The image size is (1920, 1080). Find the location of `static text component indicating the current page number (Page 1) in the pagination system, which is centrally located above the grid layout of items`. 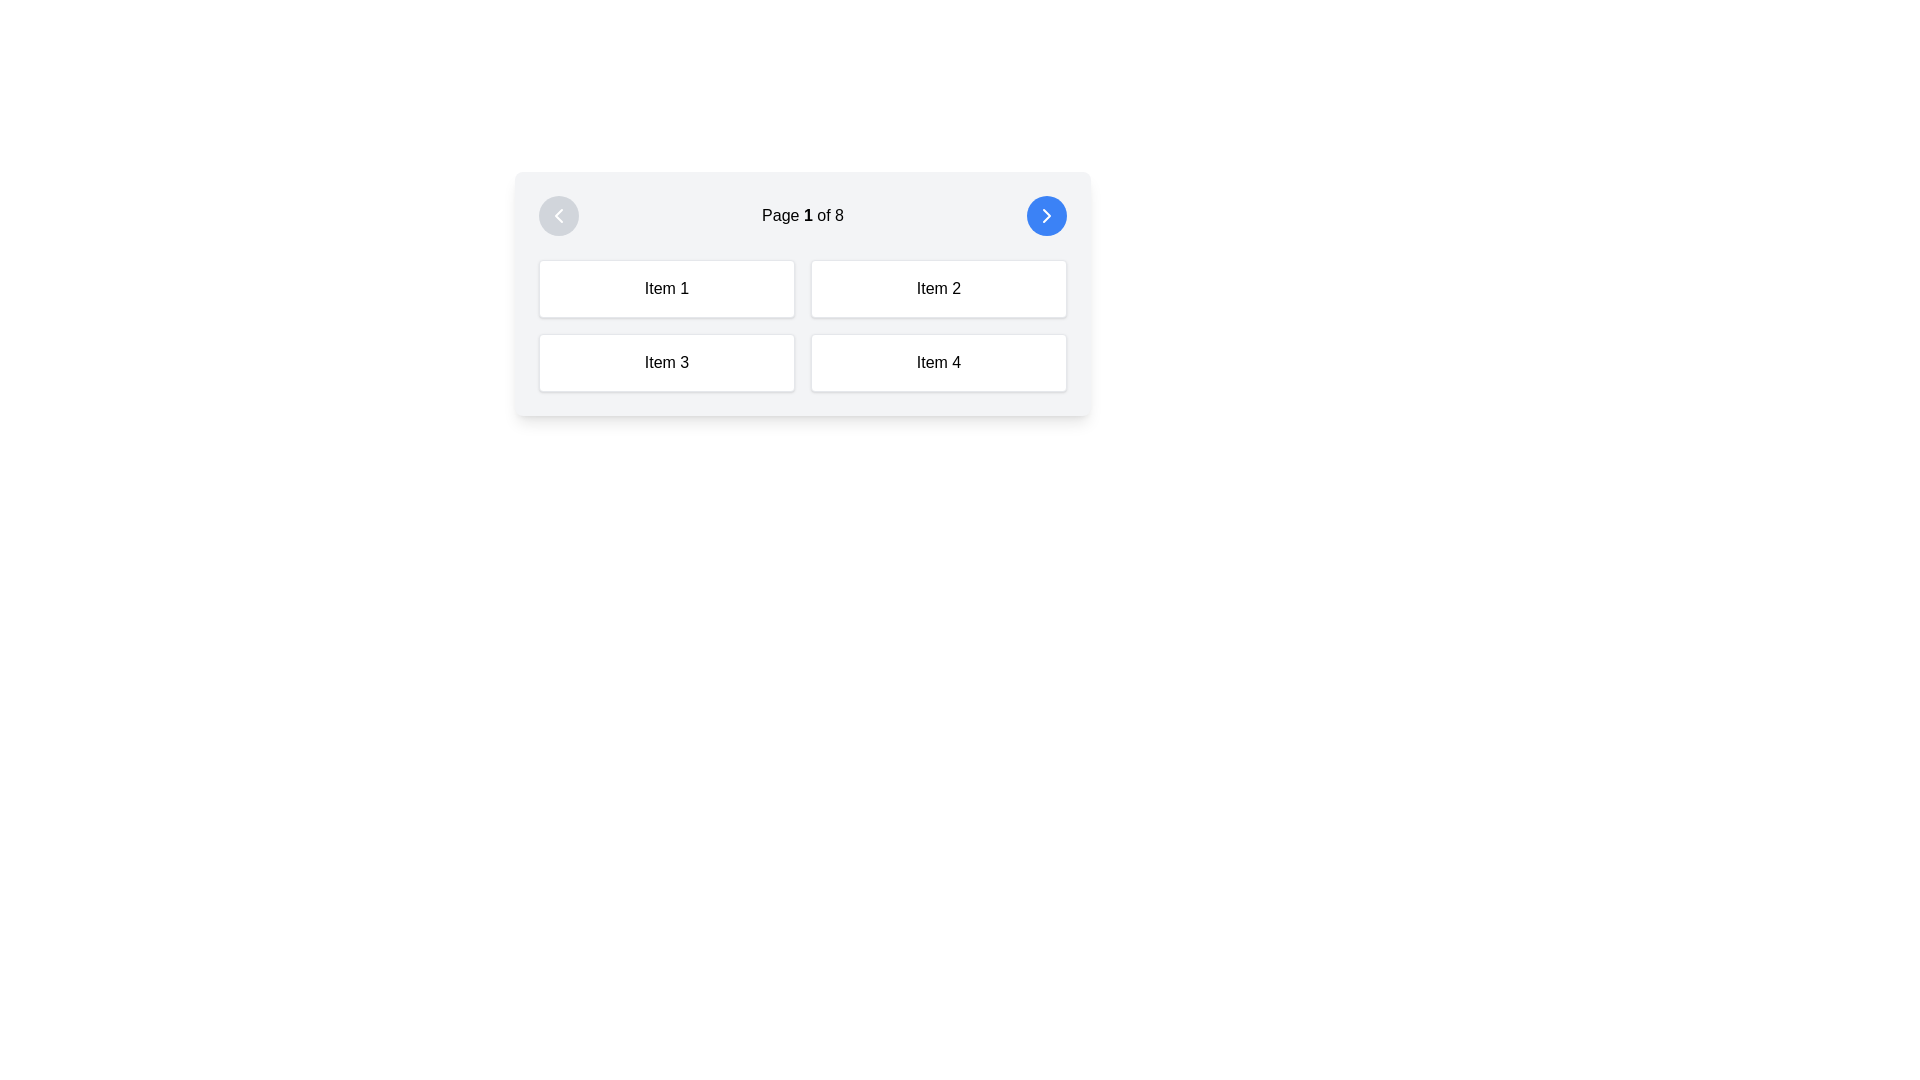

static text component indicating the current page number (Page 1) in the pagination system, which is centrally located above the grid layout of items is located at coordinates (808, 215).